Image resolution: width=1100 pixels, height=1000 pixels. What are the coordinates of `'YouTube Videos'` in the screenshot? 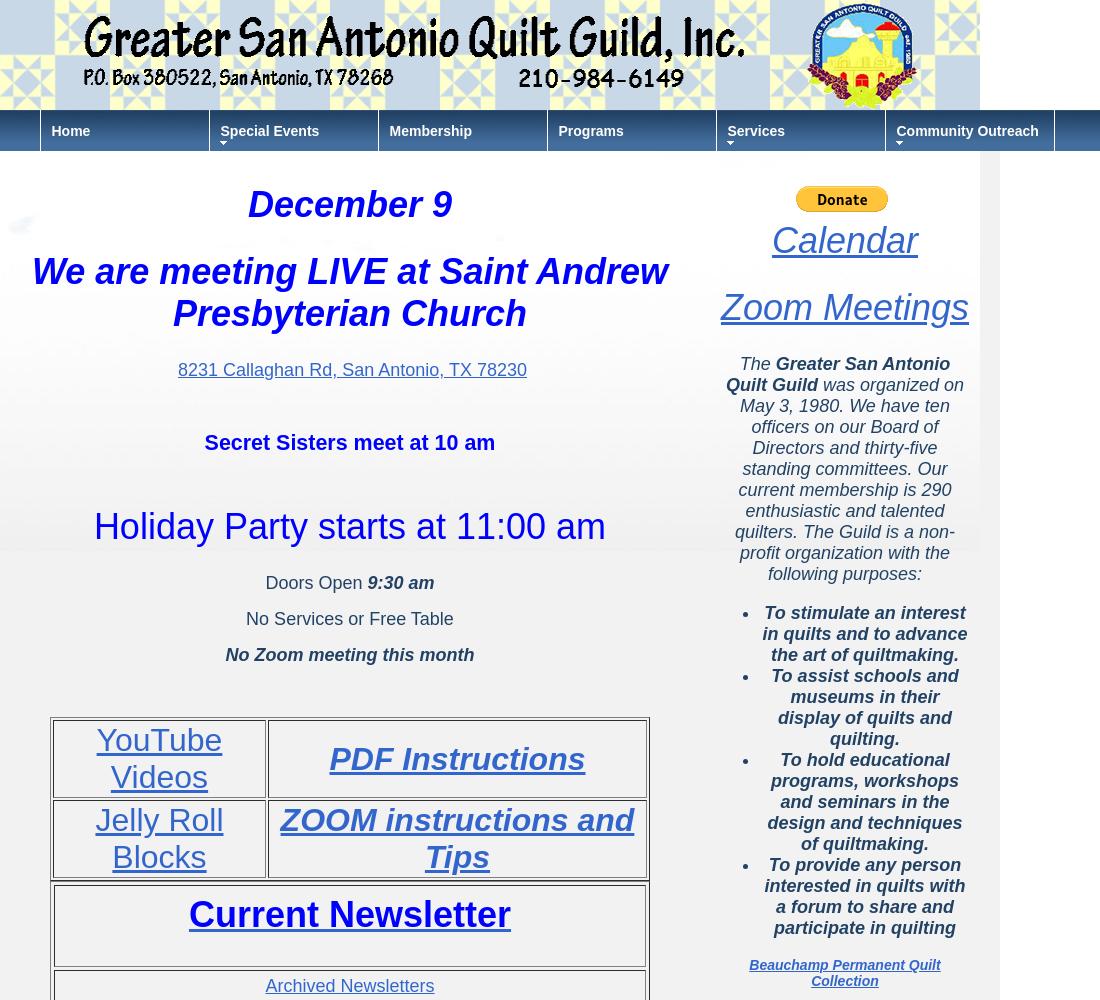 It's located at (157, 758).